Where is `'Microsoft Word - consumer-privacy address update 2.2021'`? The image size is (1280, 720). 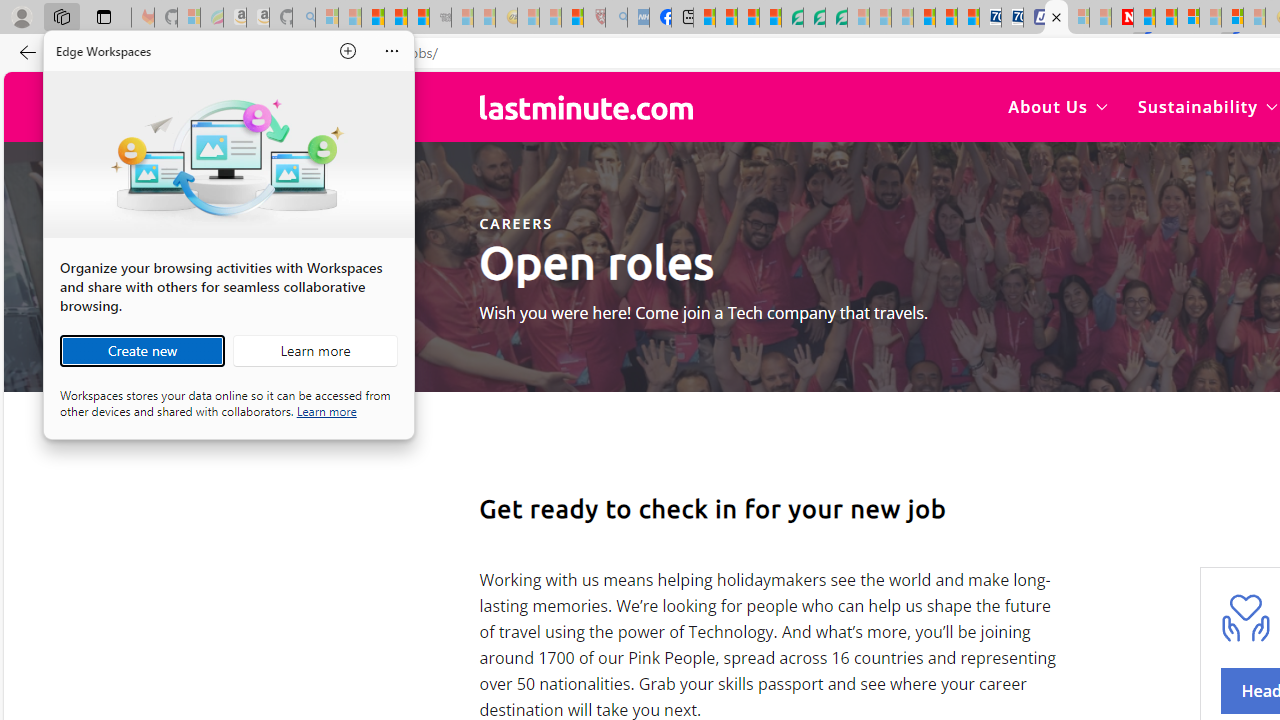
'Microsoft Word - consumer-privacy address update 2.2021' is located at coordinates (836, 17).